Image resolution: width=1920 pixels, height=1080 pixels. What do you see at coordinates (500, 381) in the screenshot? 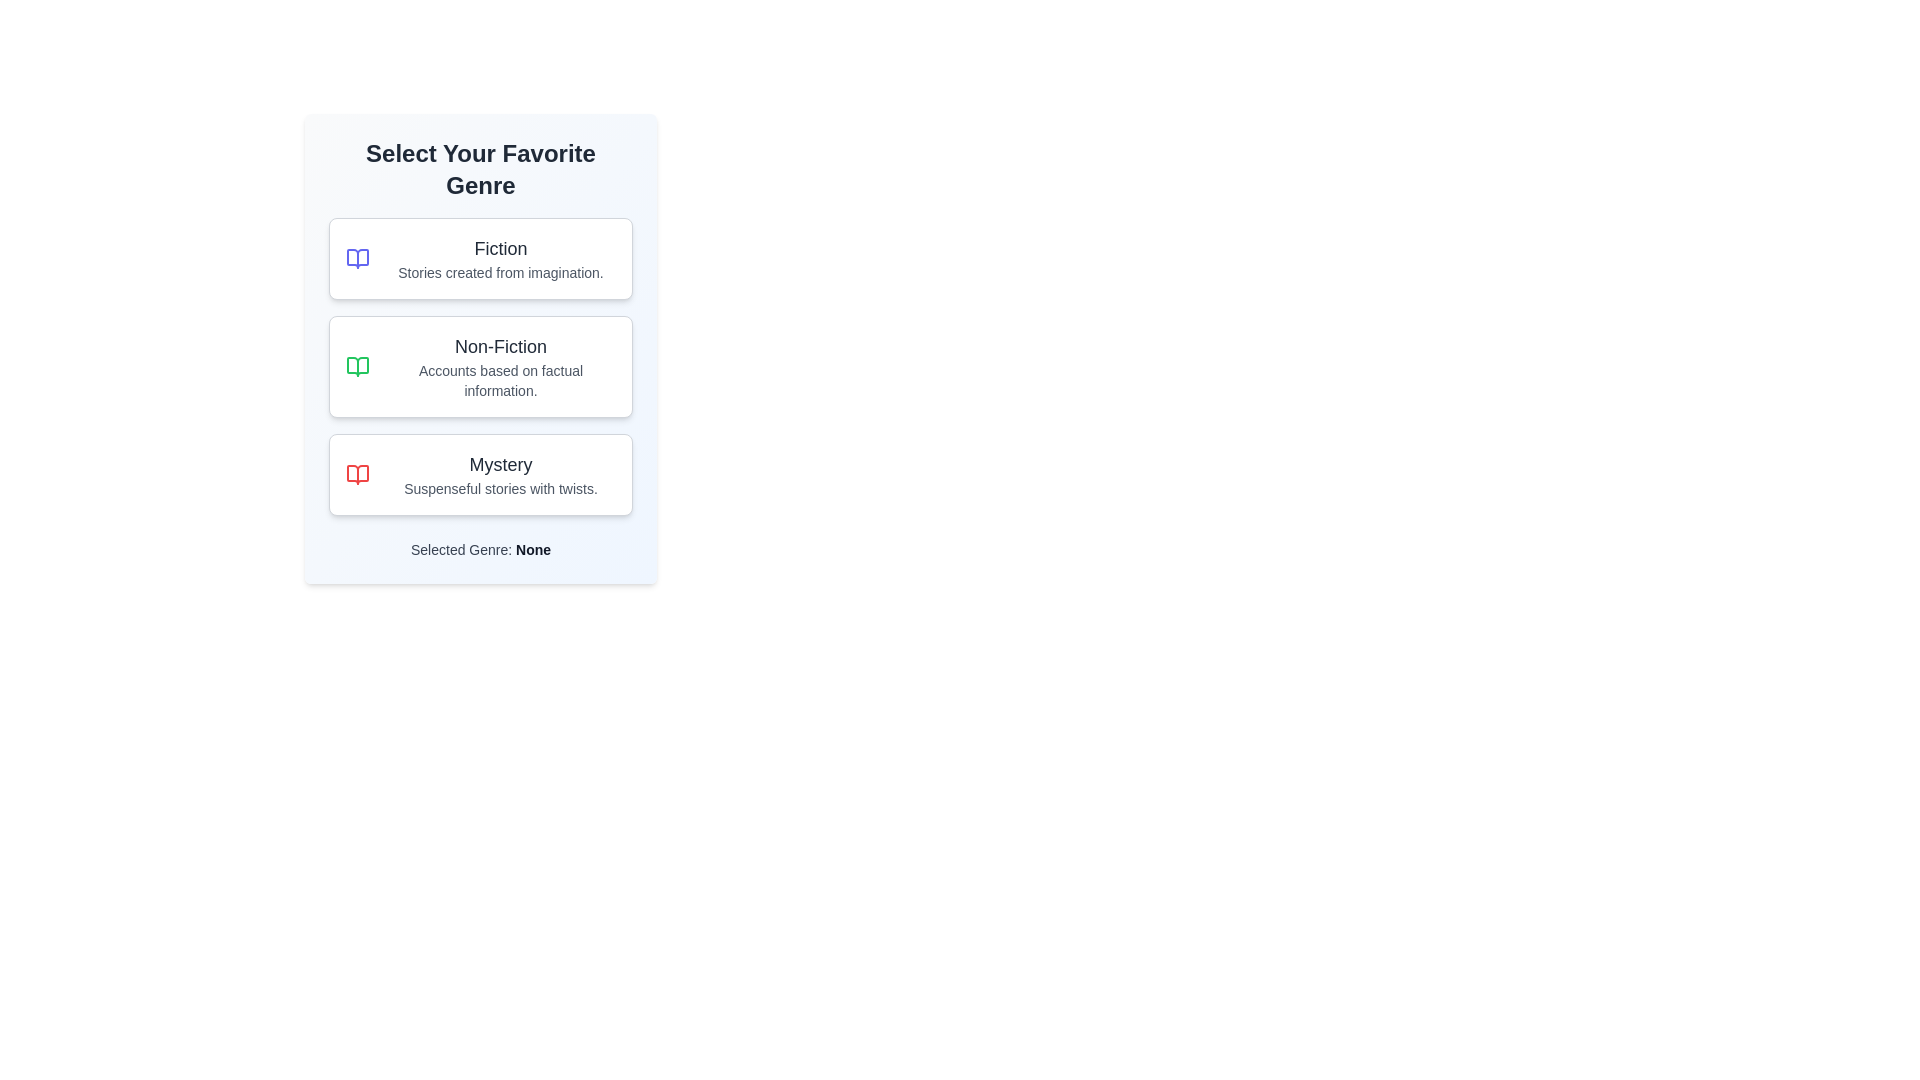
I see `the descriptive text label 'Accounts based on factual information.' located below the heading 'Non-Fiction' in the genre selection box` at bounding box center [500, 381].